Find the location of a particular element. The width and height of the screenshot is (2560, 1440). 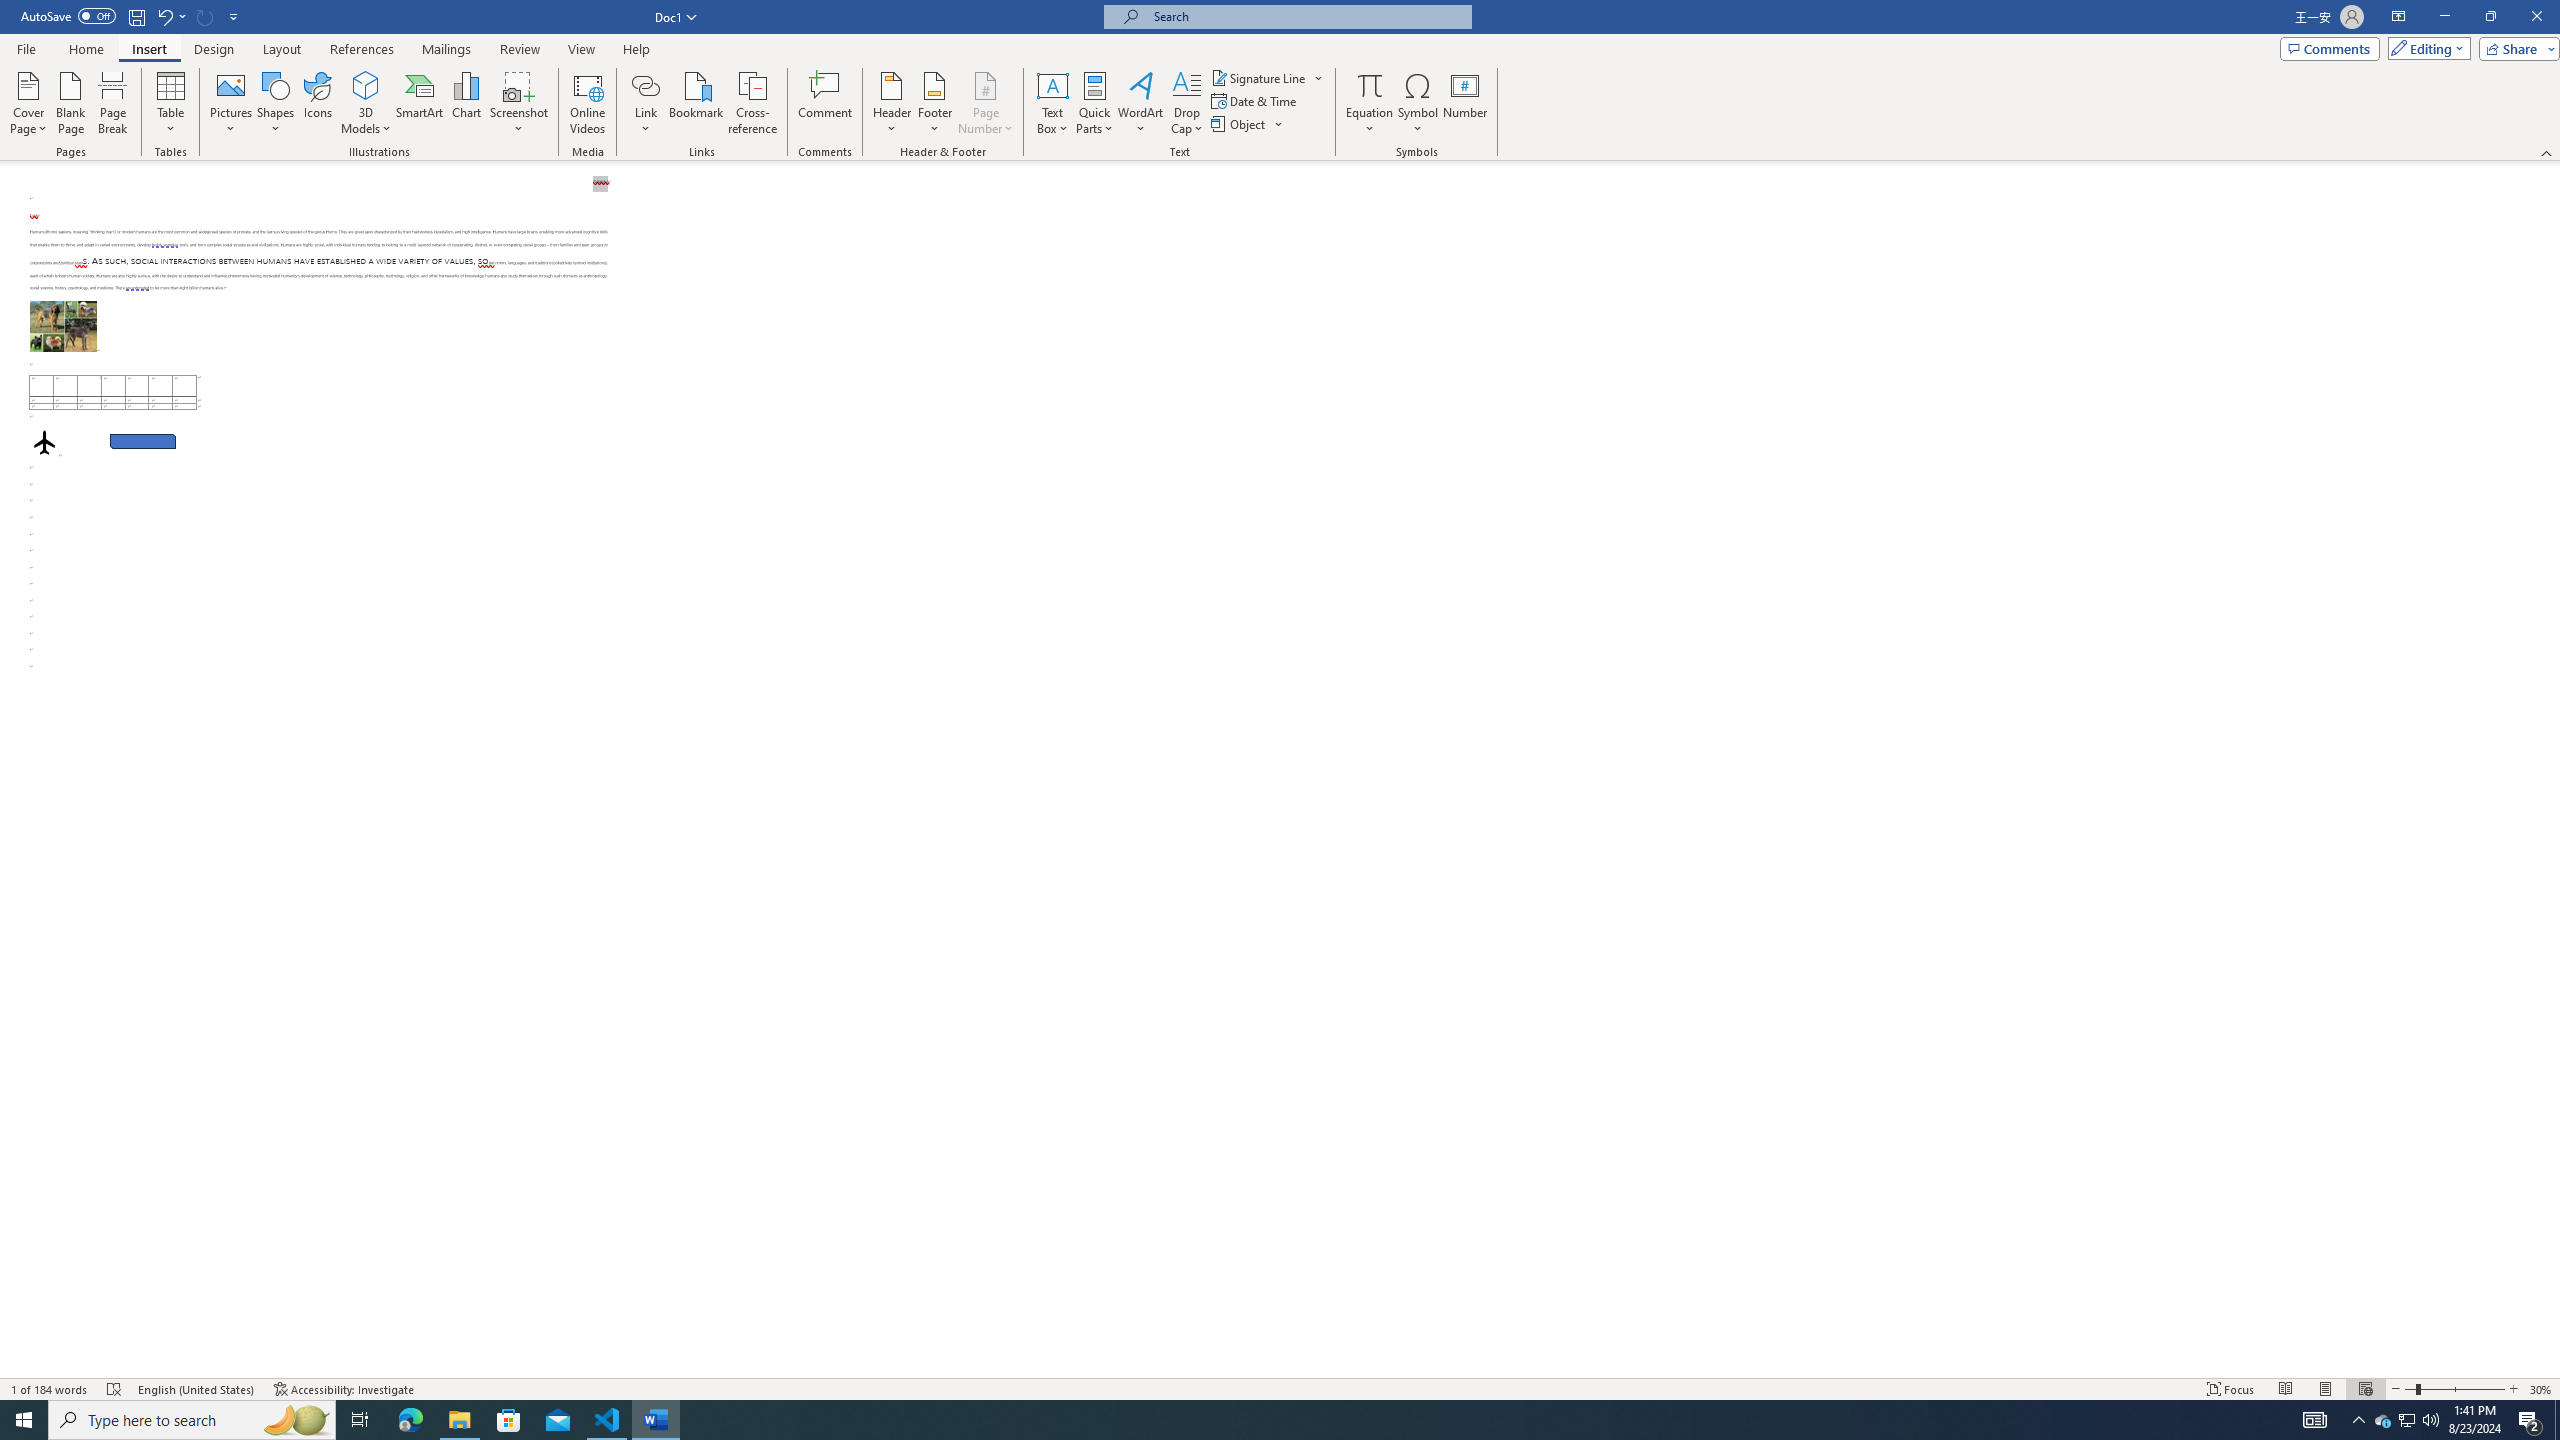

'Rectangle: Diagonal Corners Snipped 2' is located at coordinates (142, 440).